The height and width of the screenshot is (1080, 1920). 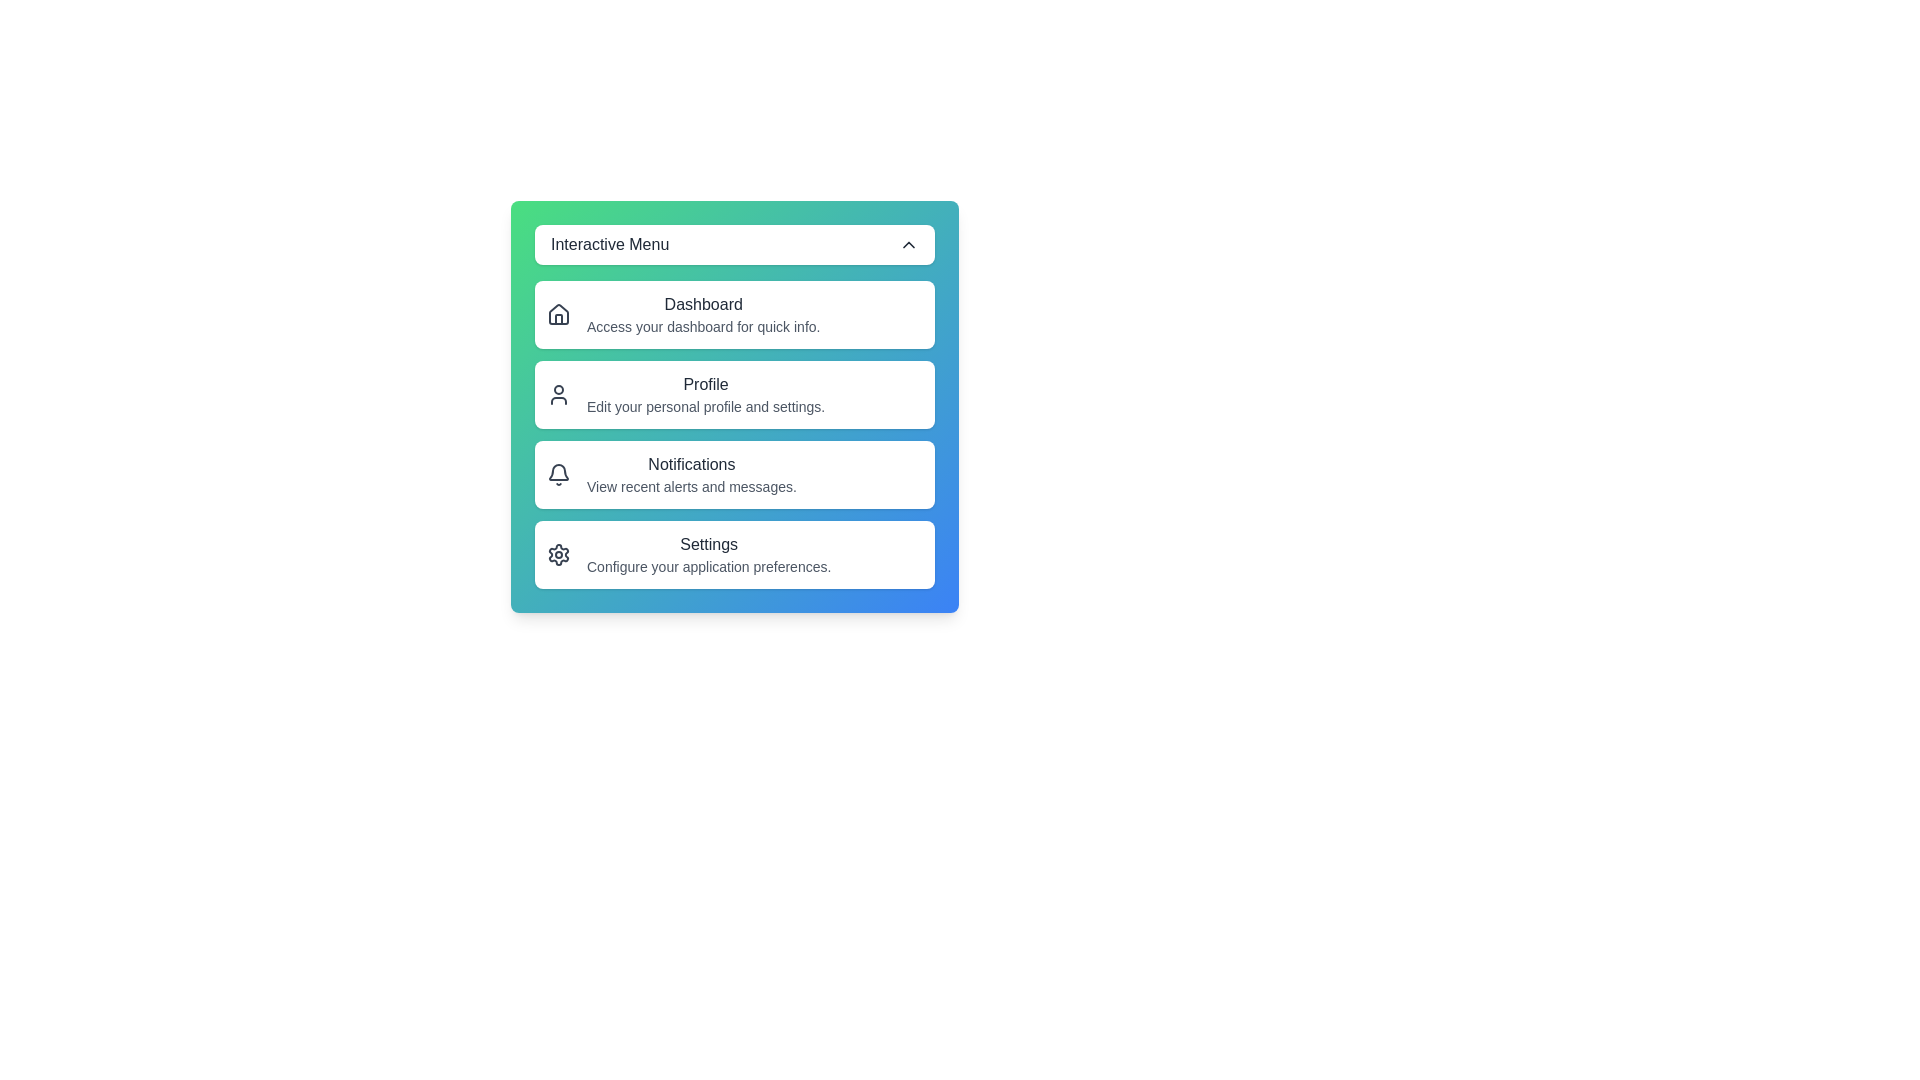 I want to click on the icon corresponding to Dashboard to indicate the action, so click(x=558, y=315).